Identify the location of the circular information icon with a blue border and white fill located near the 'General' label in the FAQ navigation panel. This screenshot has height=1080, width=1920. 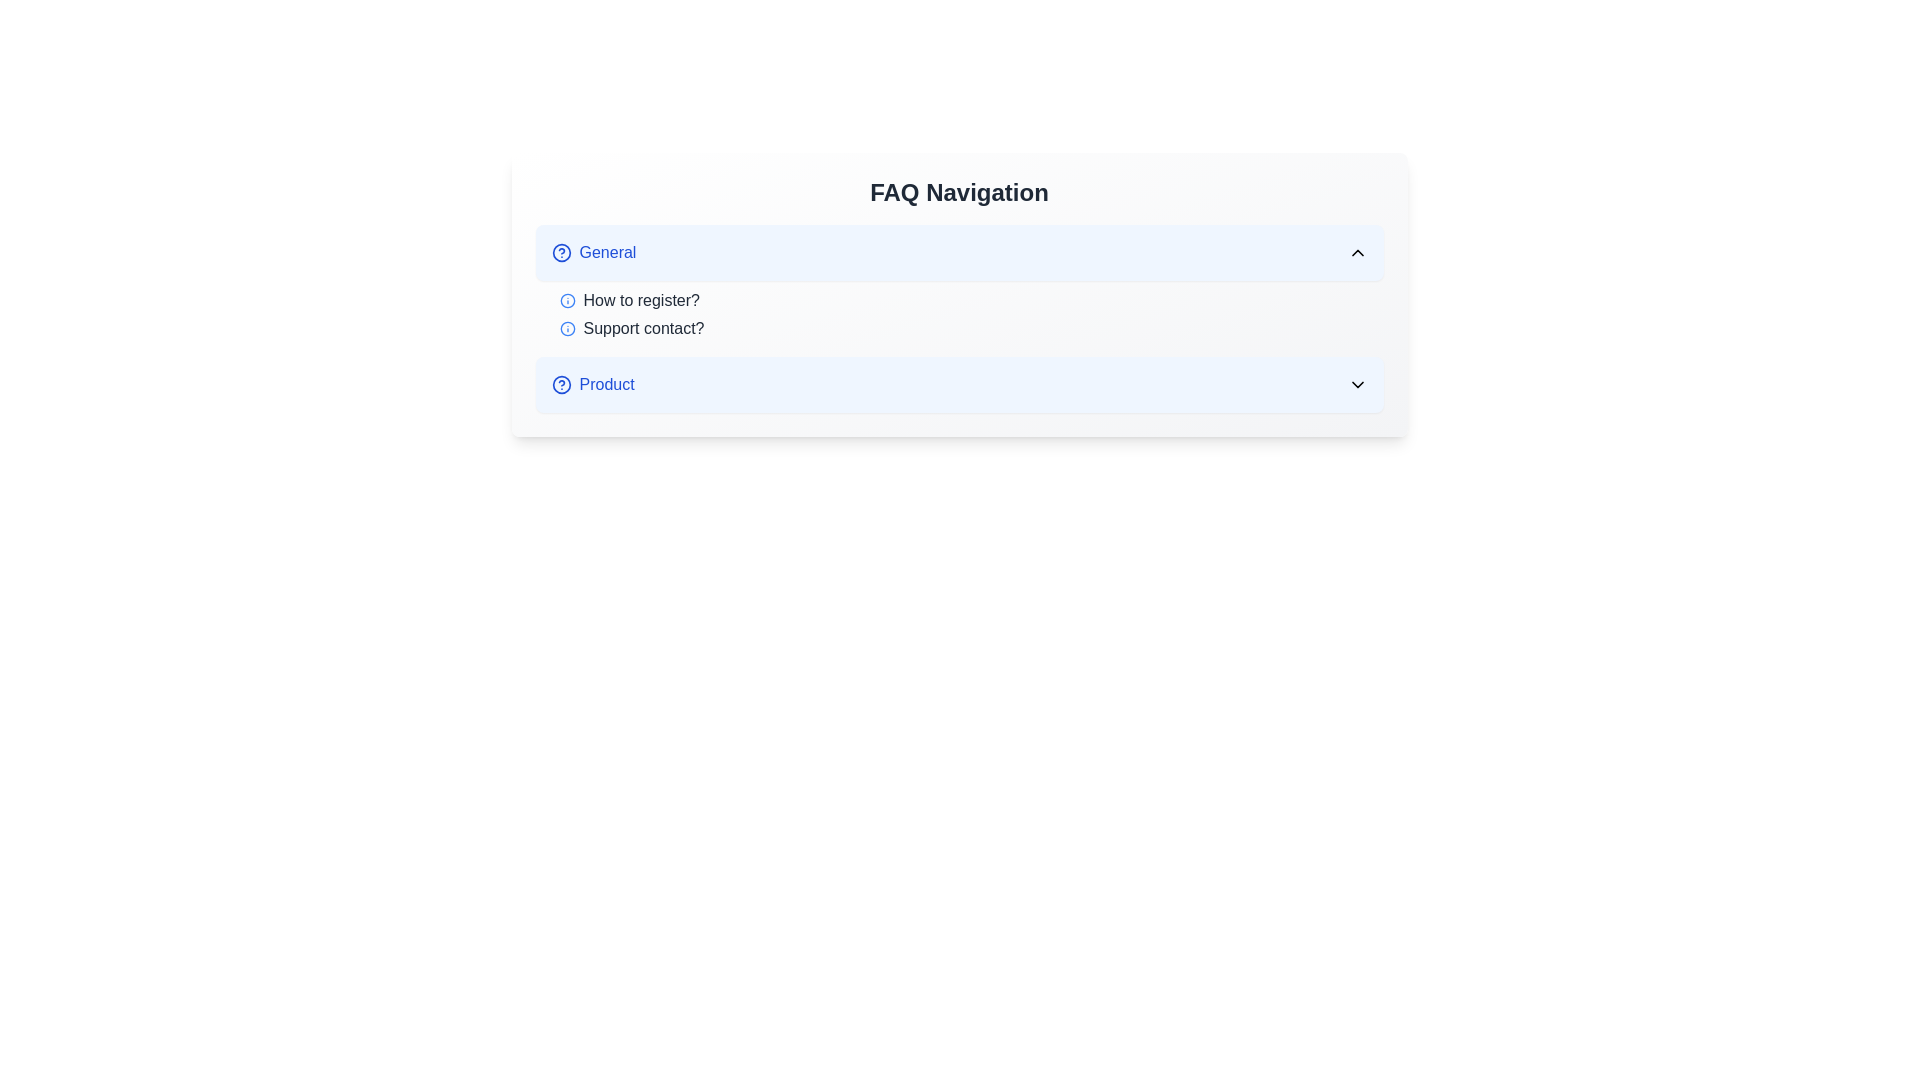
(566, 327).